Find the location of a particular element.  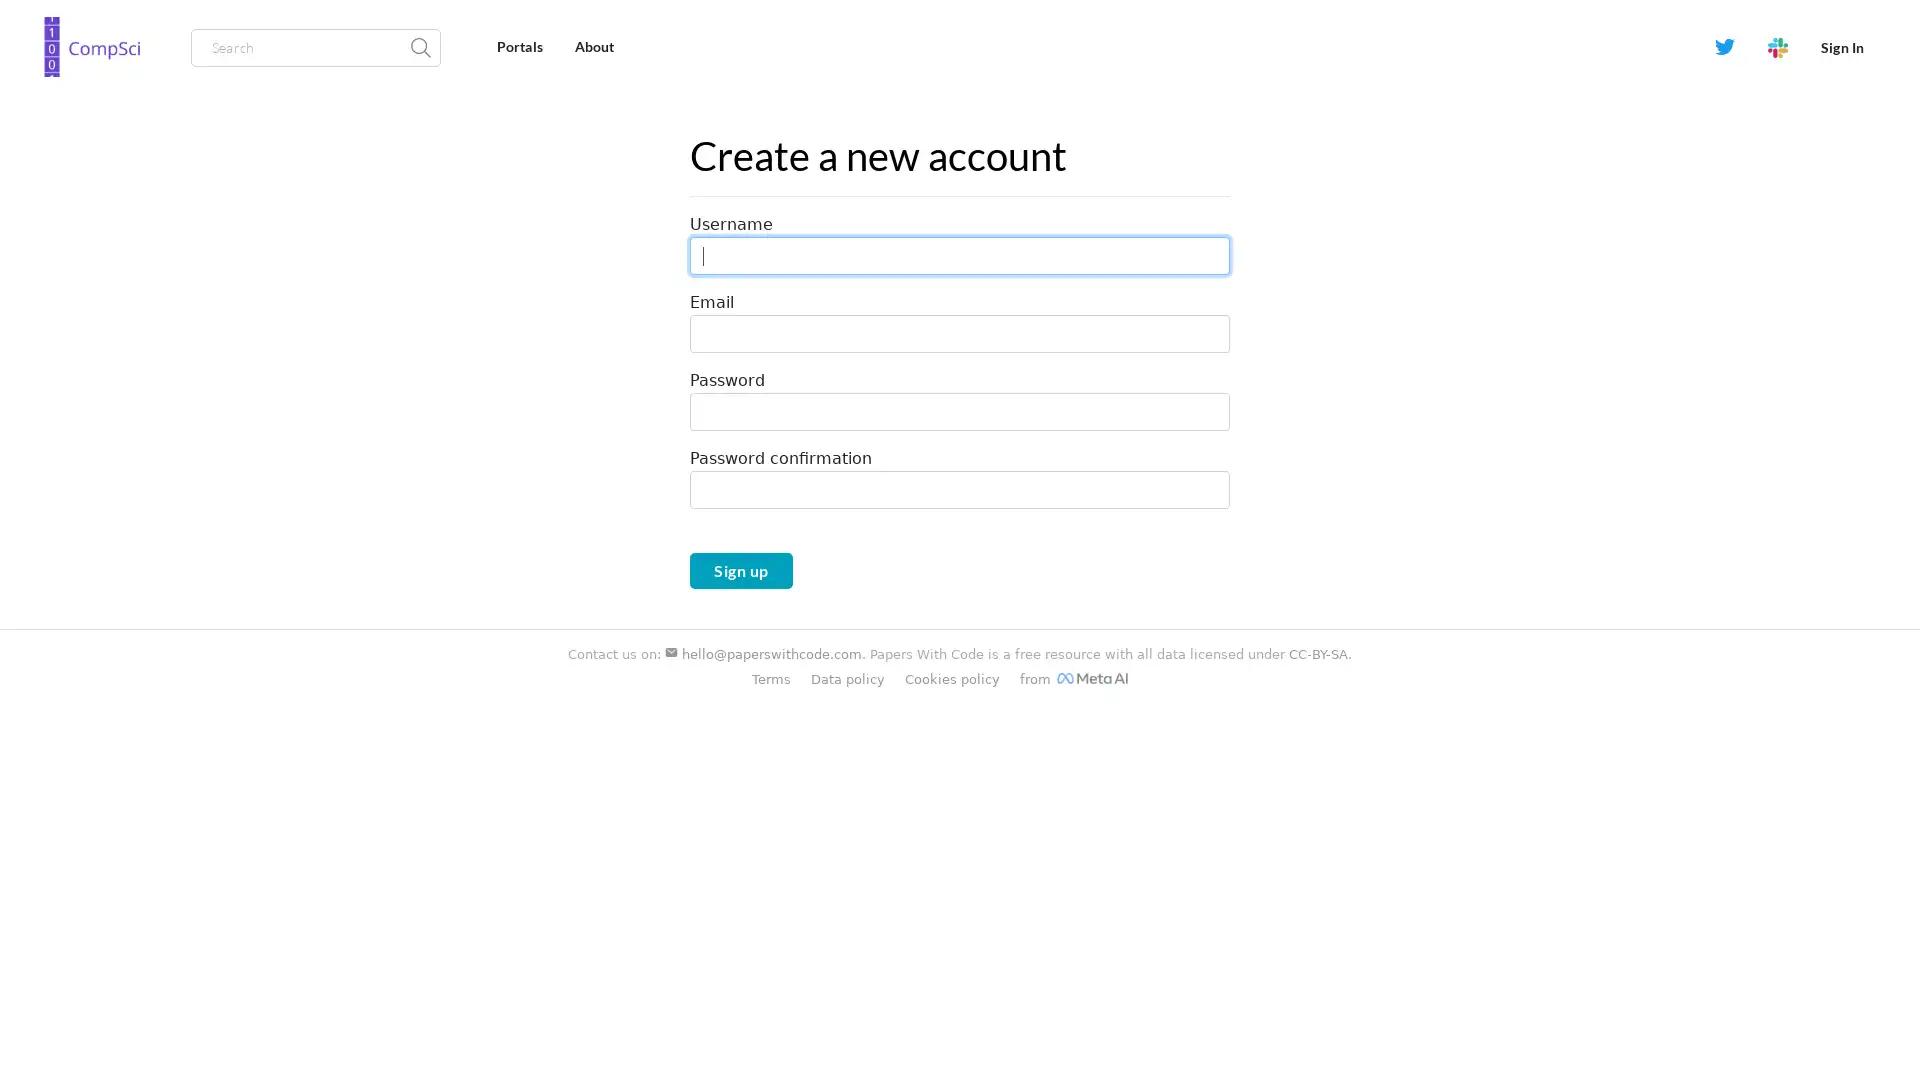

Sign up is located at coordinates (739, 570).